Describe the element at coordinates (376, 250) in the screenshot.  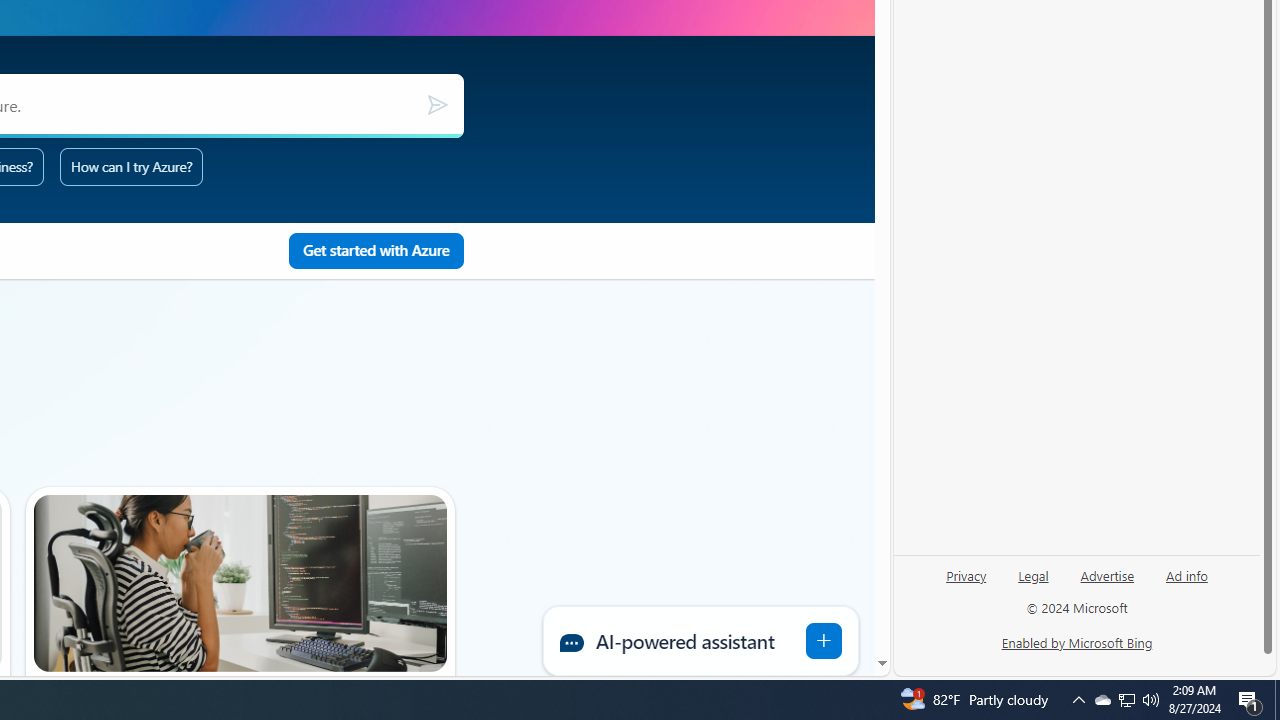
I see `'Get started with Pay as you go using Azure'` at that location.